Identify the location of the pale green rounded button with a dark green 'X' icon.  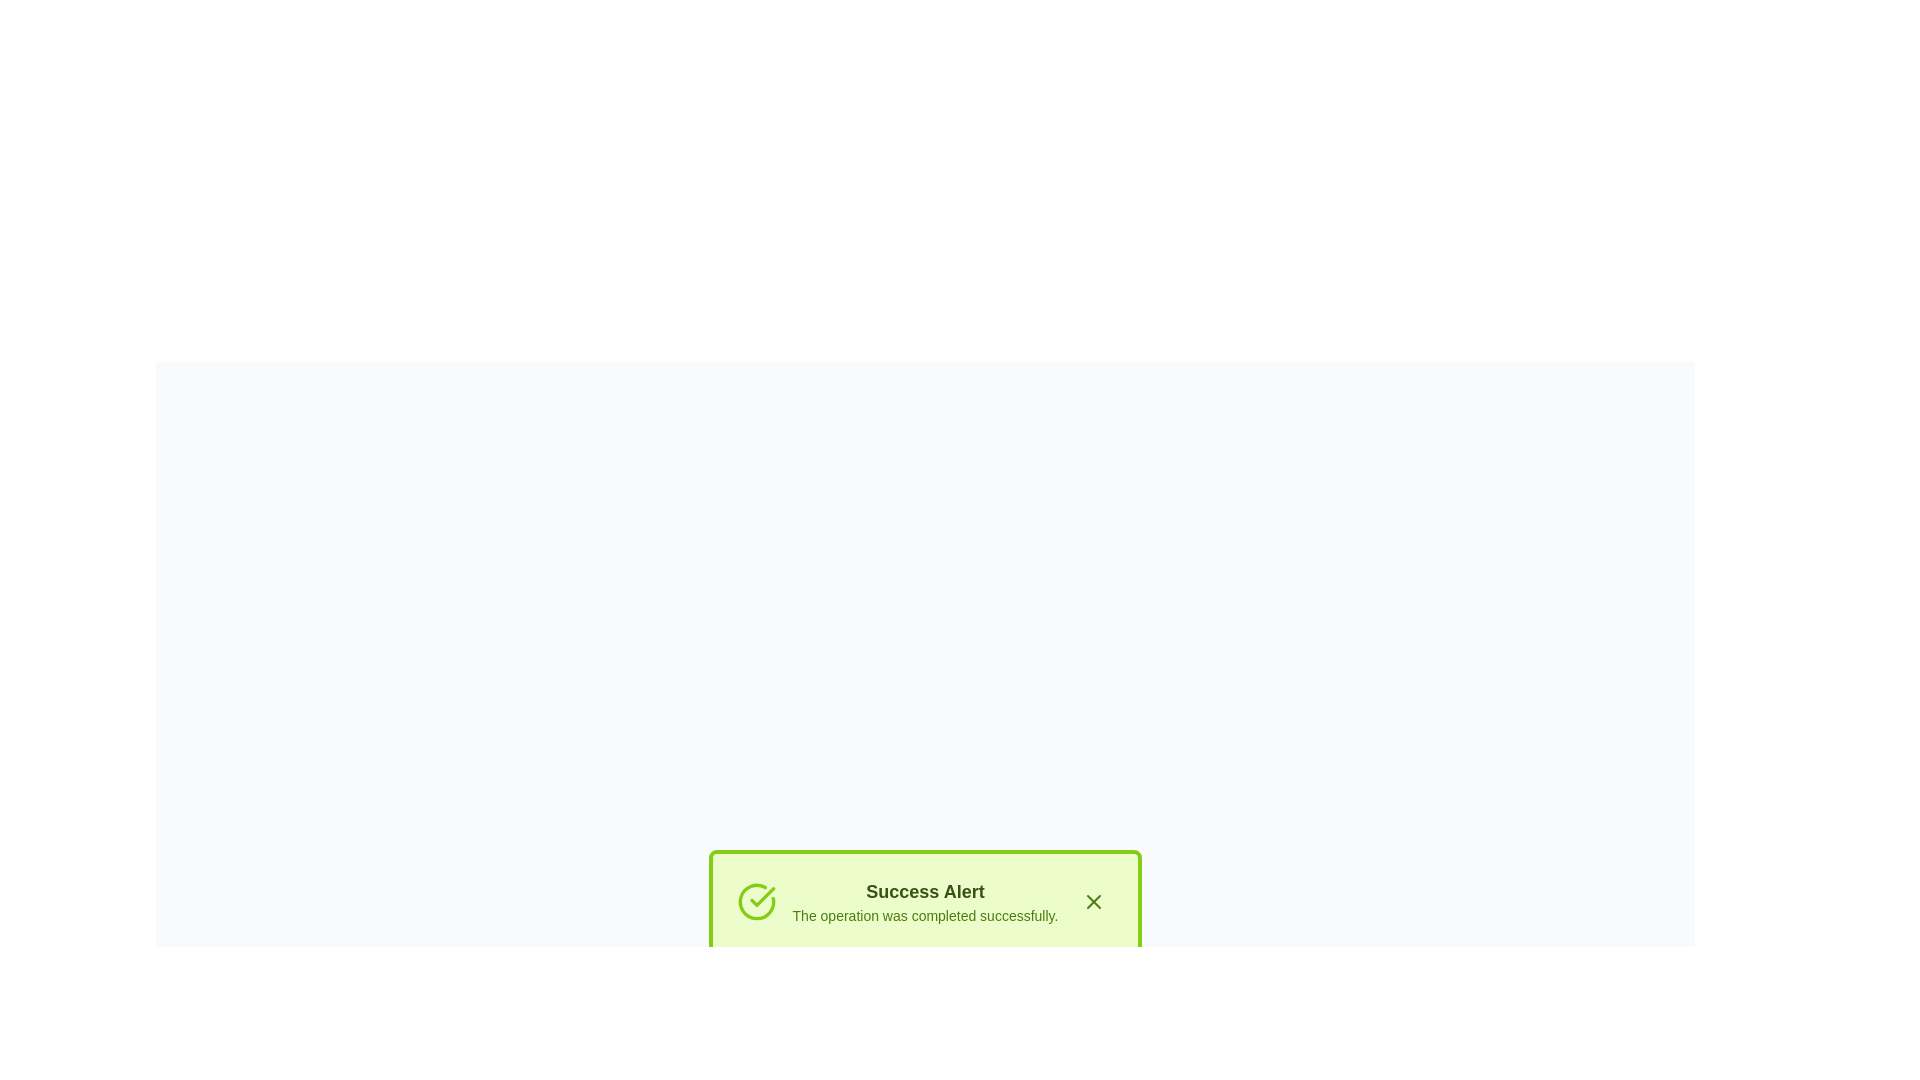
(1093, 902).